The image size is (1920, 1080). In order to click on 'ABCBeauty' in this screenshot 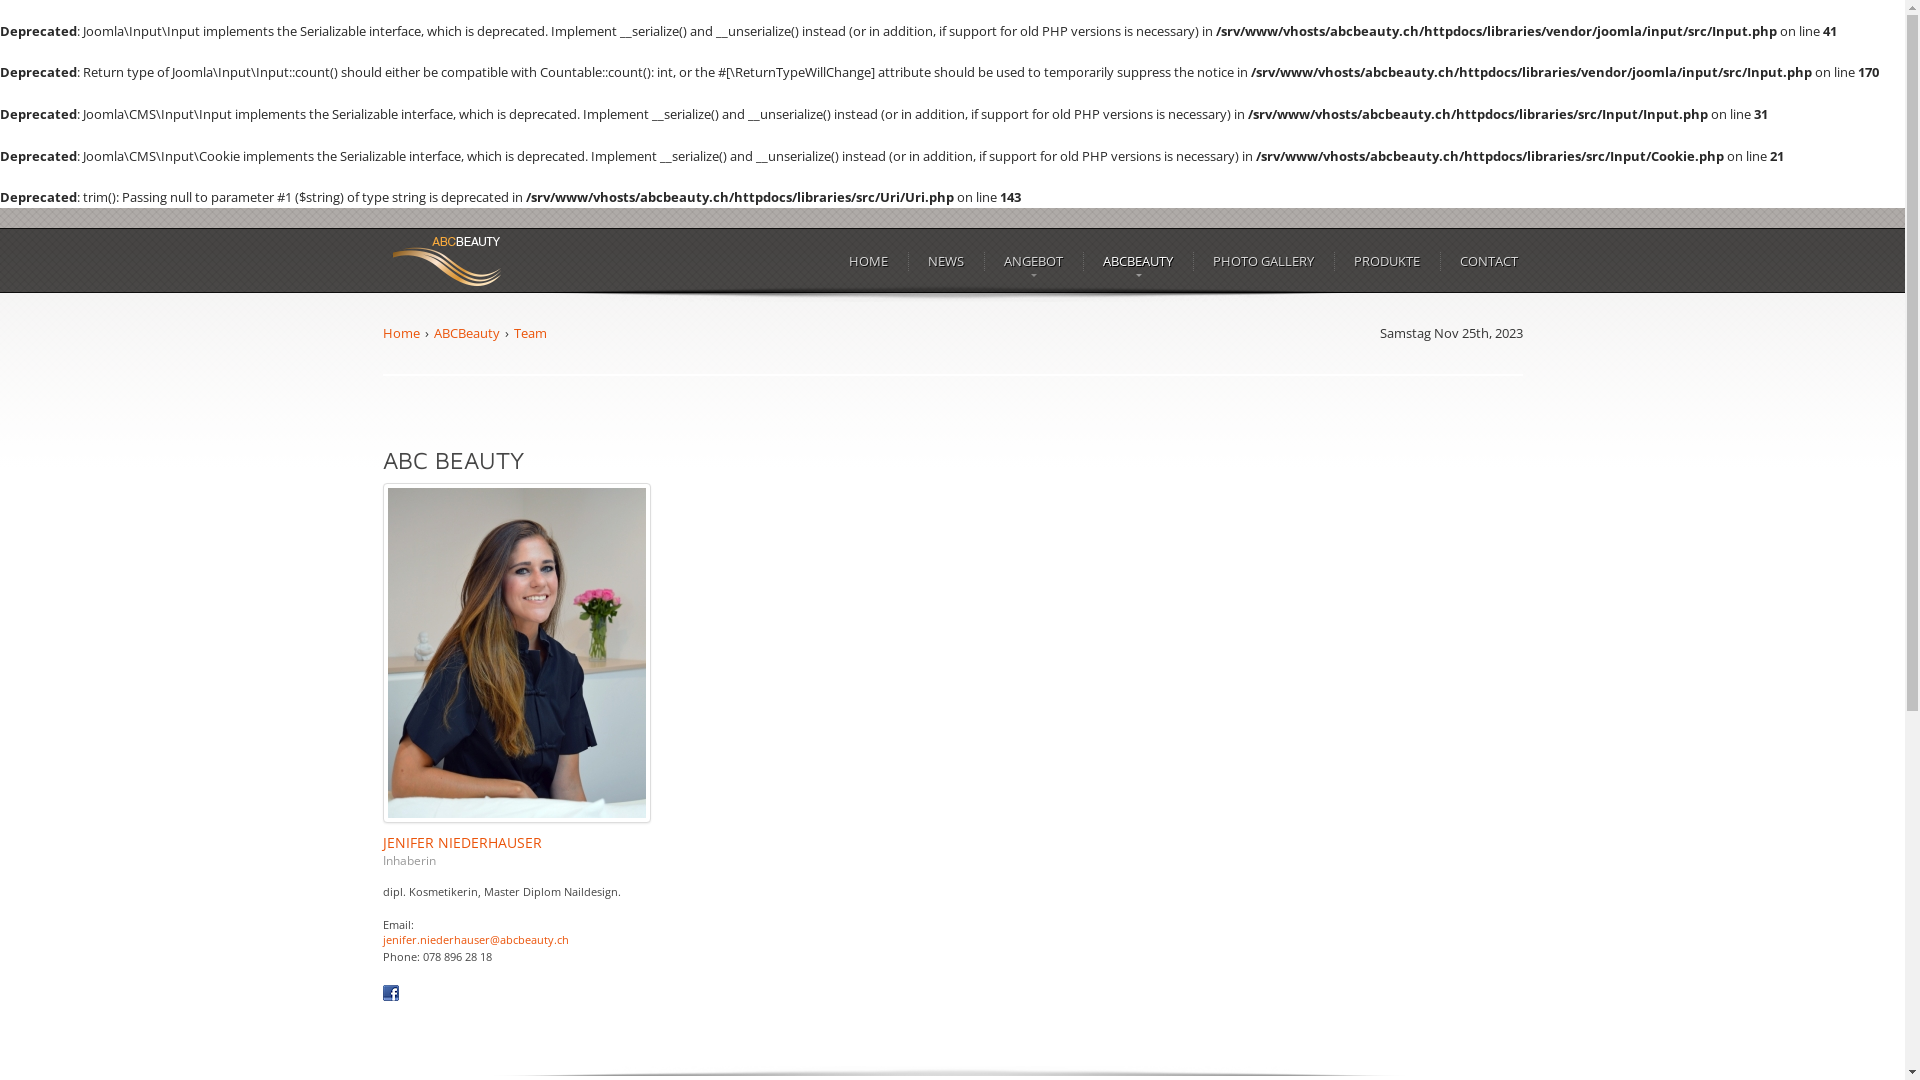, I will do `click(432, 331)`.